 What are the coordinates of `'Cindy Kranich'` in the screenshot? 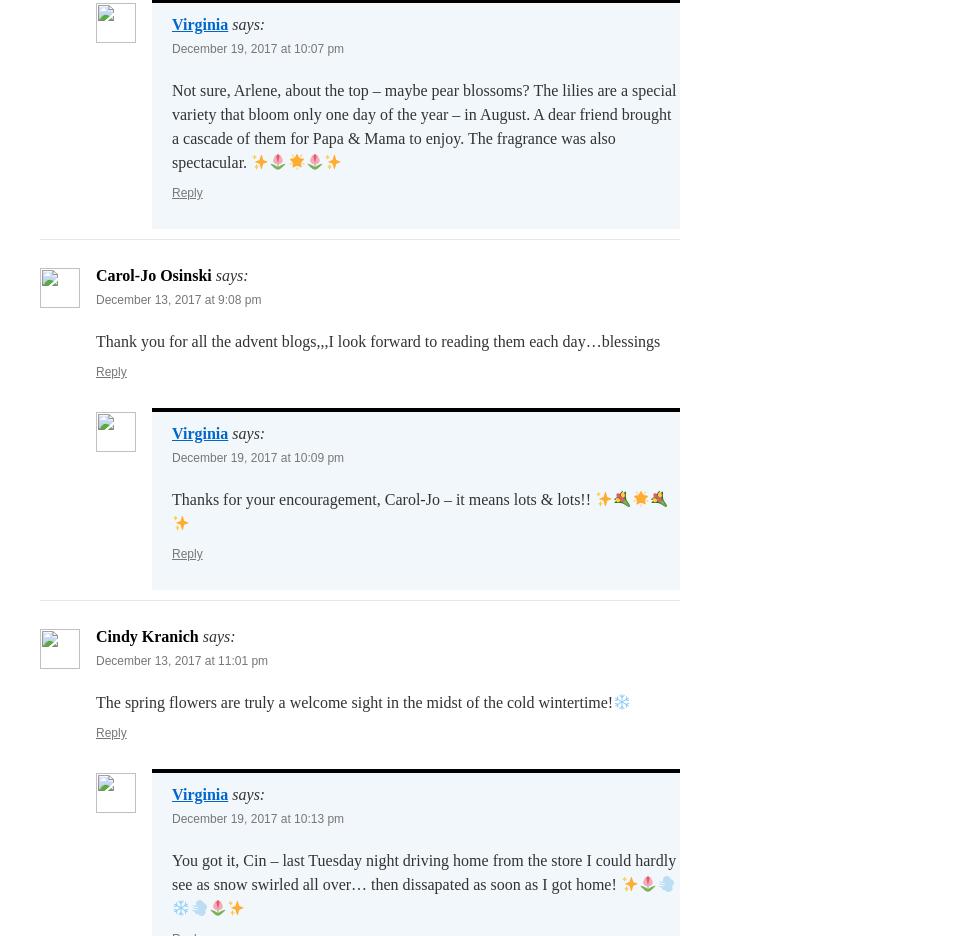 It's located at (147, 635).